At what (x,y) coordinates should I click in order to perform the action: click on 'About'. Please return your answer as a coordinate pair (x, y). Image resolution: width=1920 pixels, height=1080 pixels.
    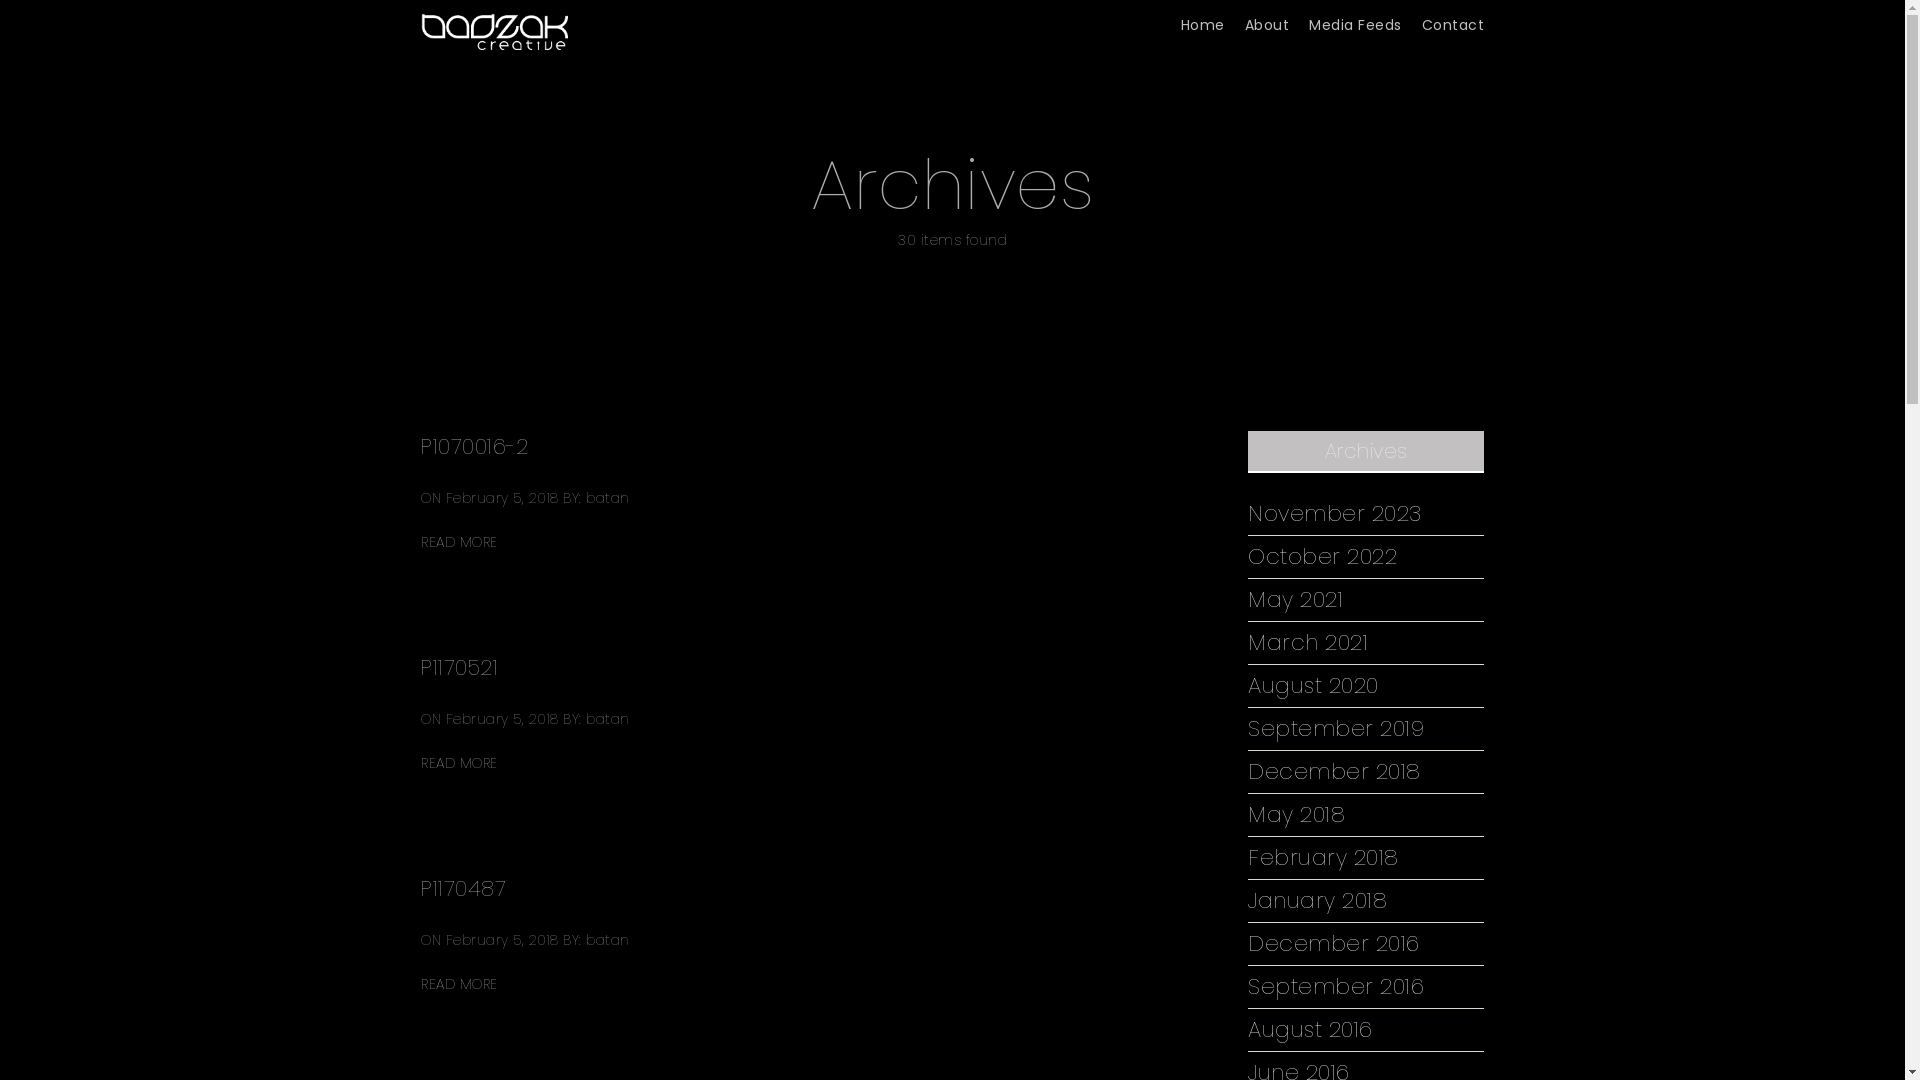
    Looking at the image, I should click on (1265, 26).